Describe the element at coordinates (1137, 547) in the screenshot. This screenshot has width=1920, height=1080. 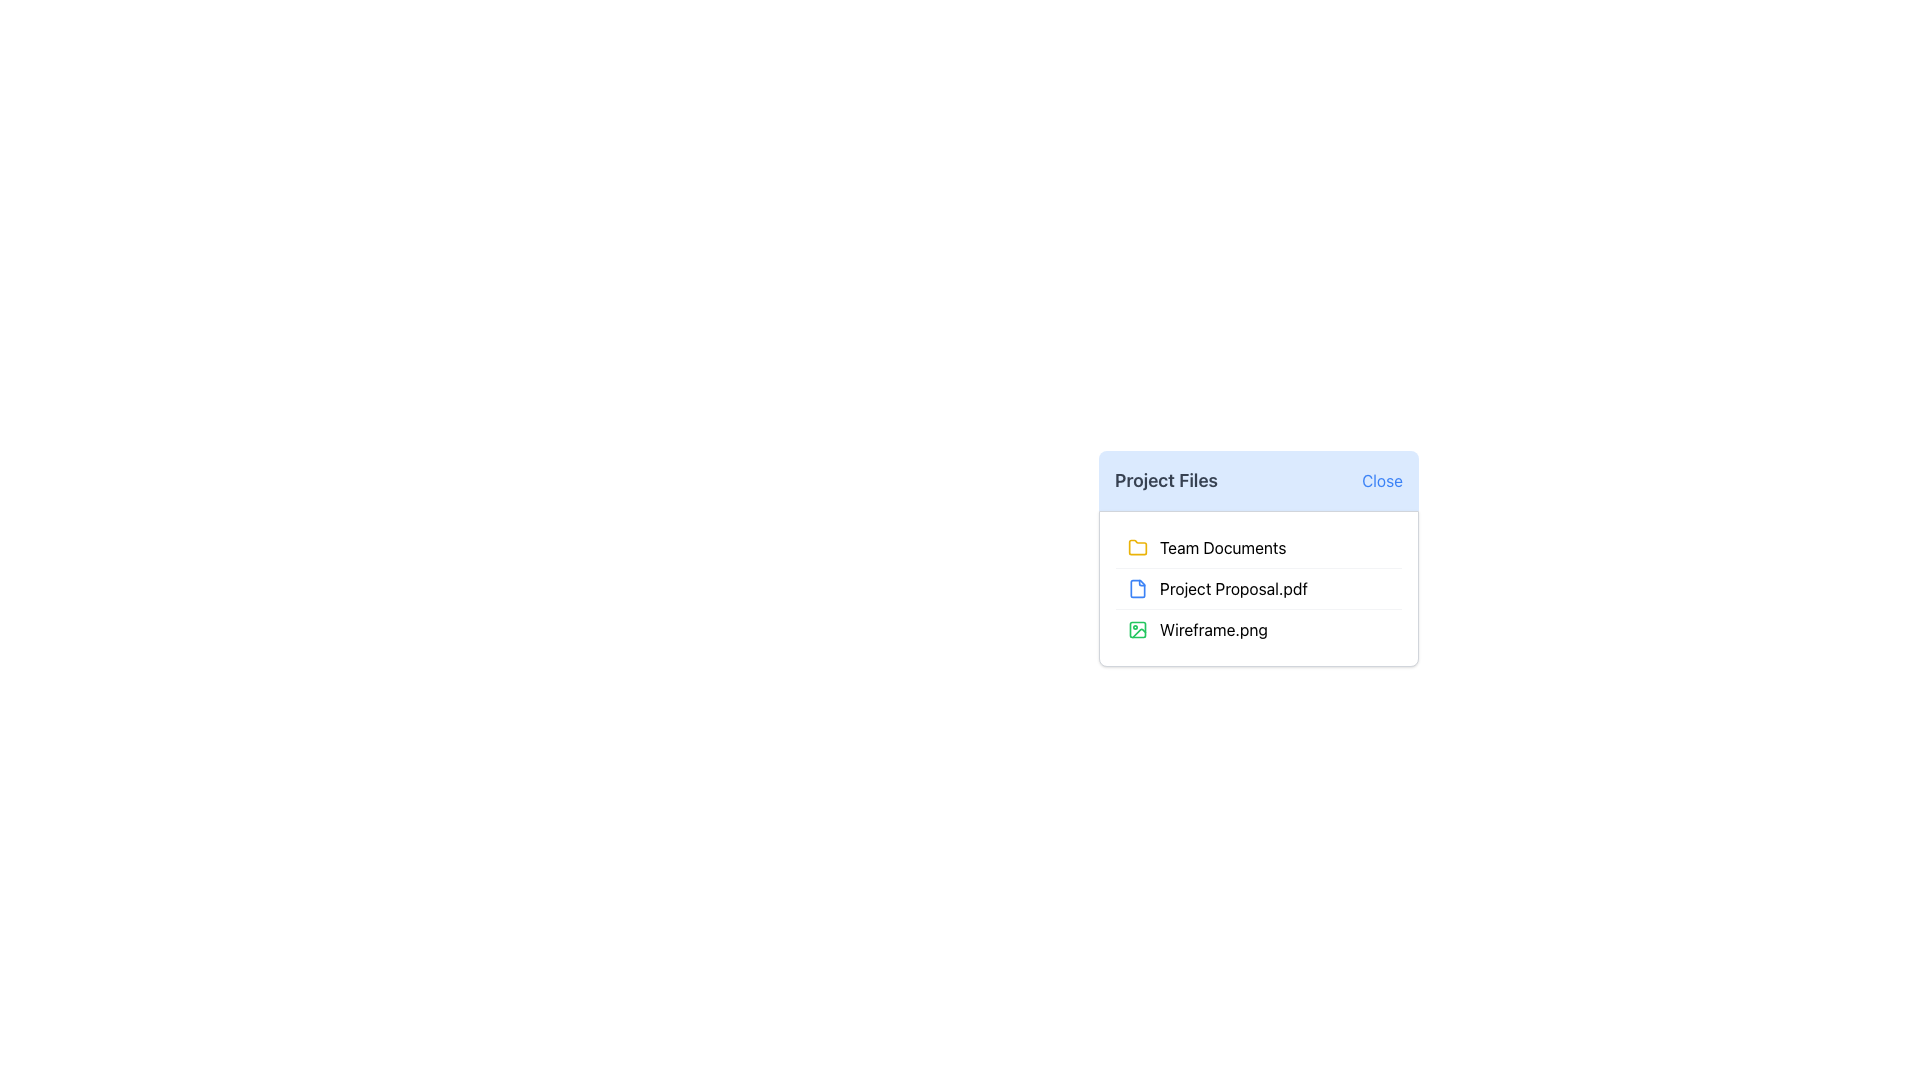
I see `the SVG icon representing the folder for 'Team Documents', located in the first position of the 'Project Files' panel` at that location.